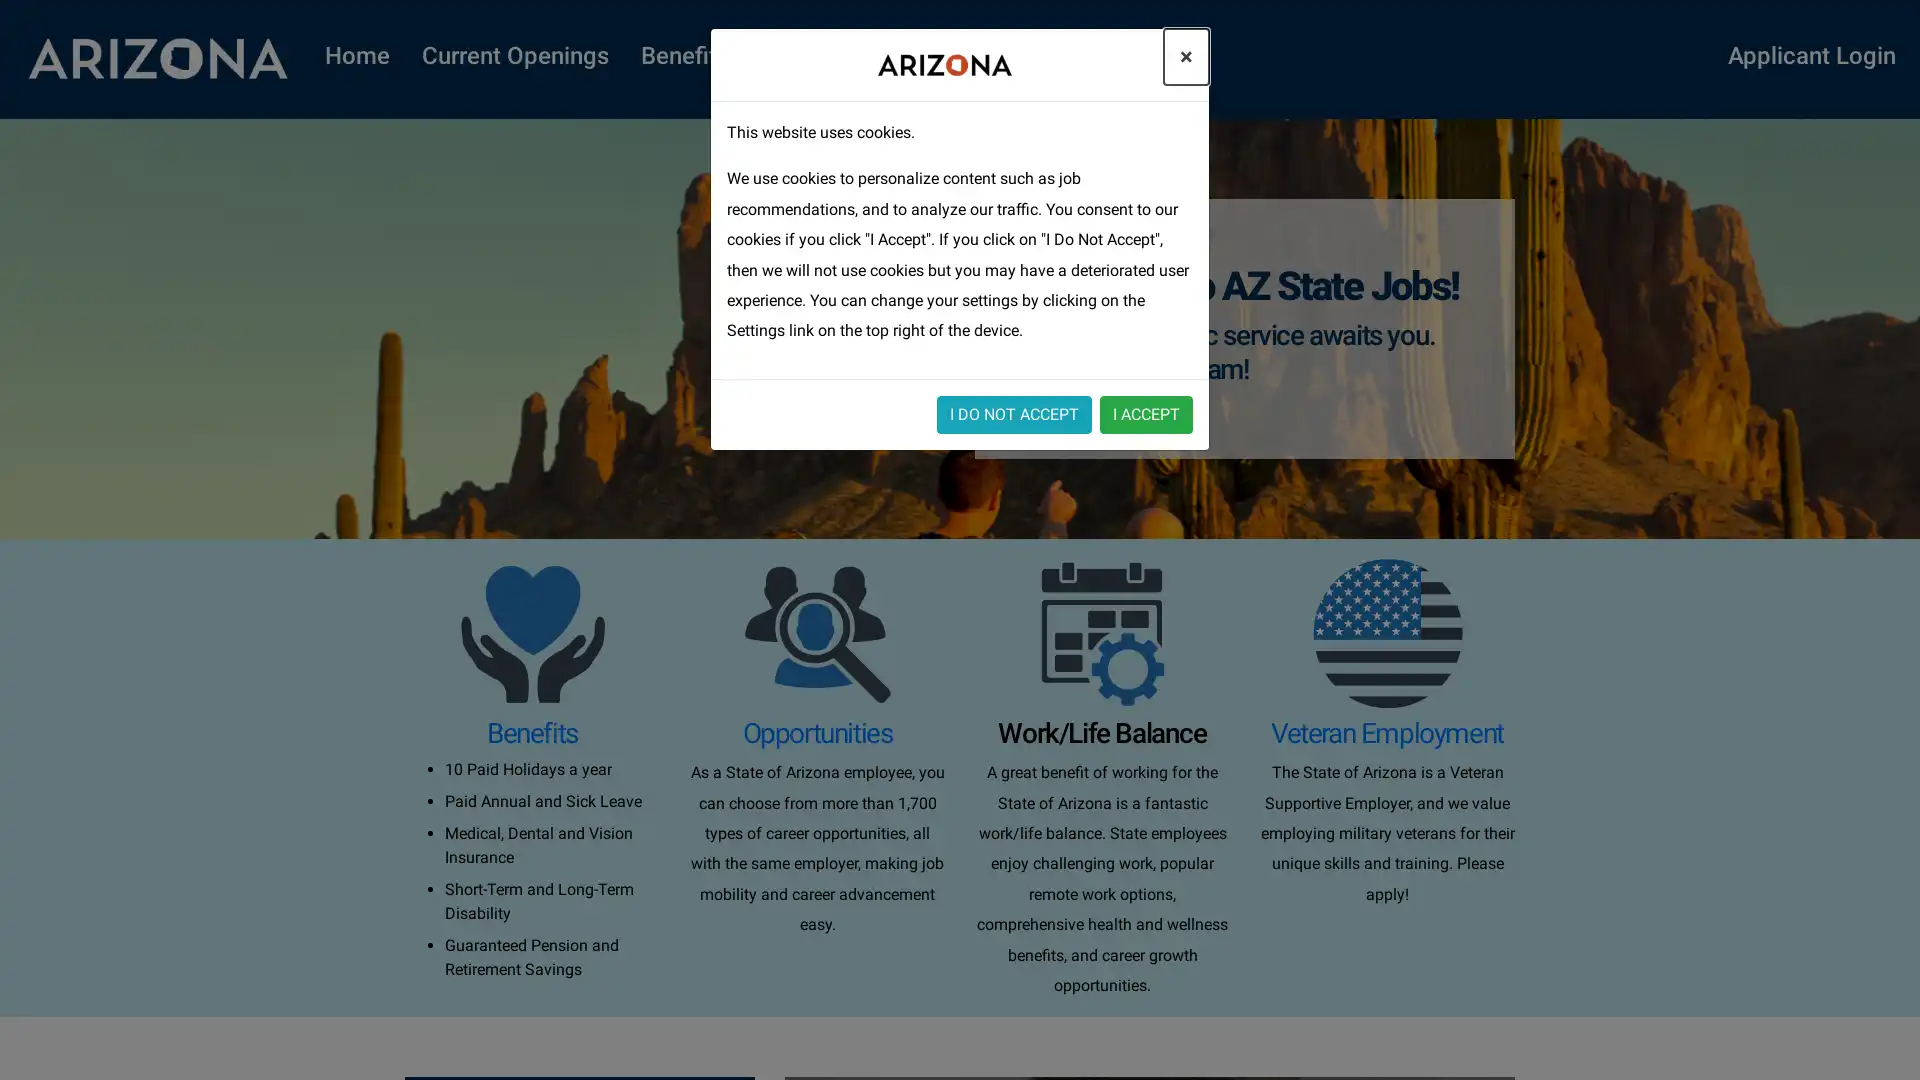 The height and width of the screenshot is (1080, 1920). What do you see at coordinates (1014, 412) in the screenshot?
I see `I DO NOT ACCEPT` at bounding box center [1014, 412].